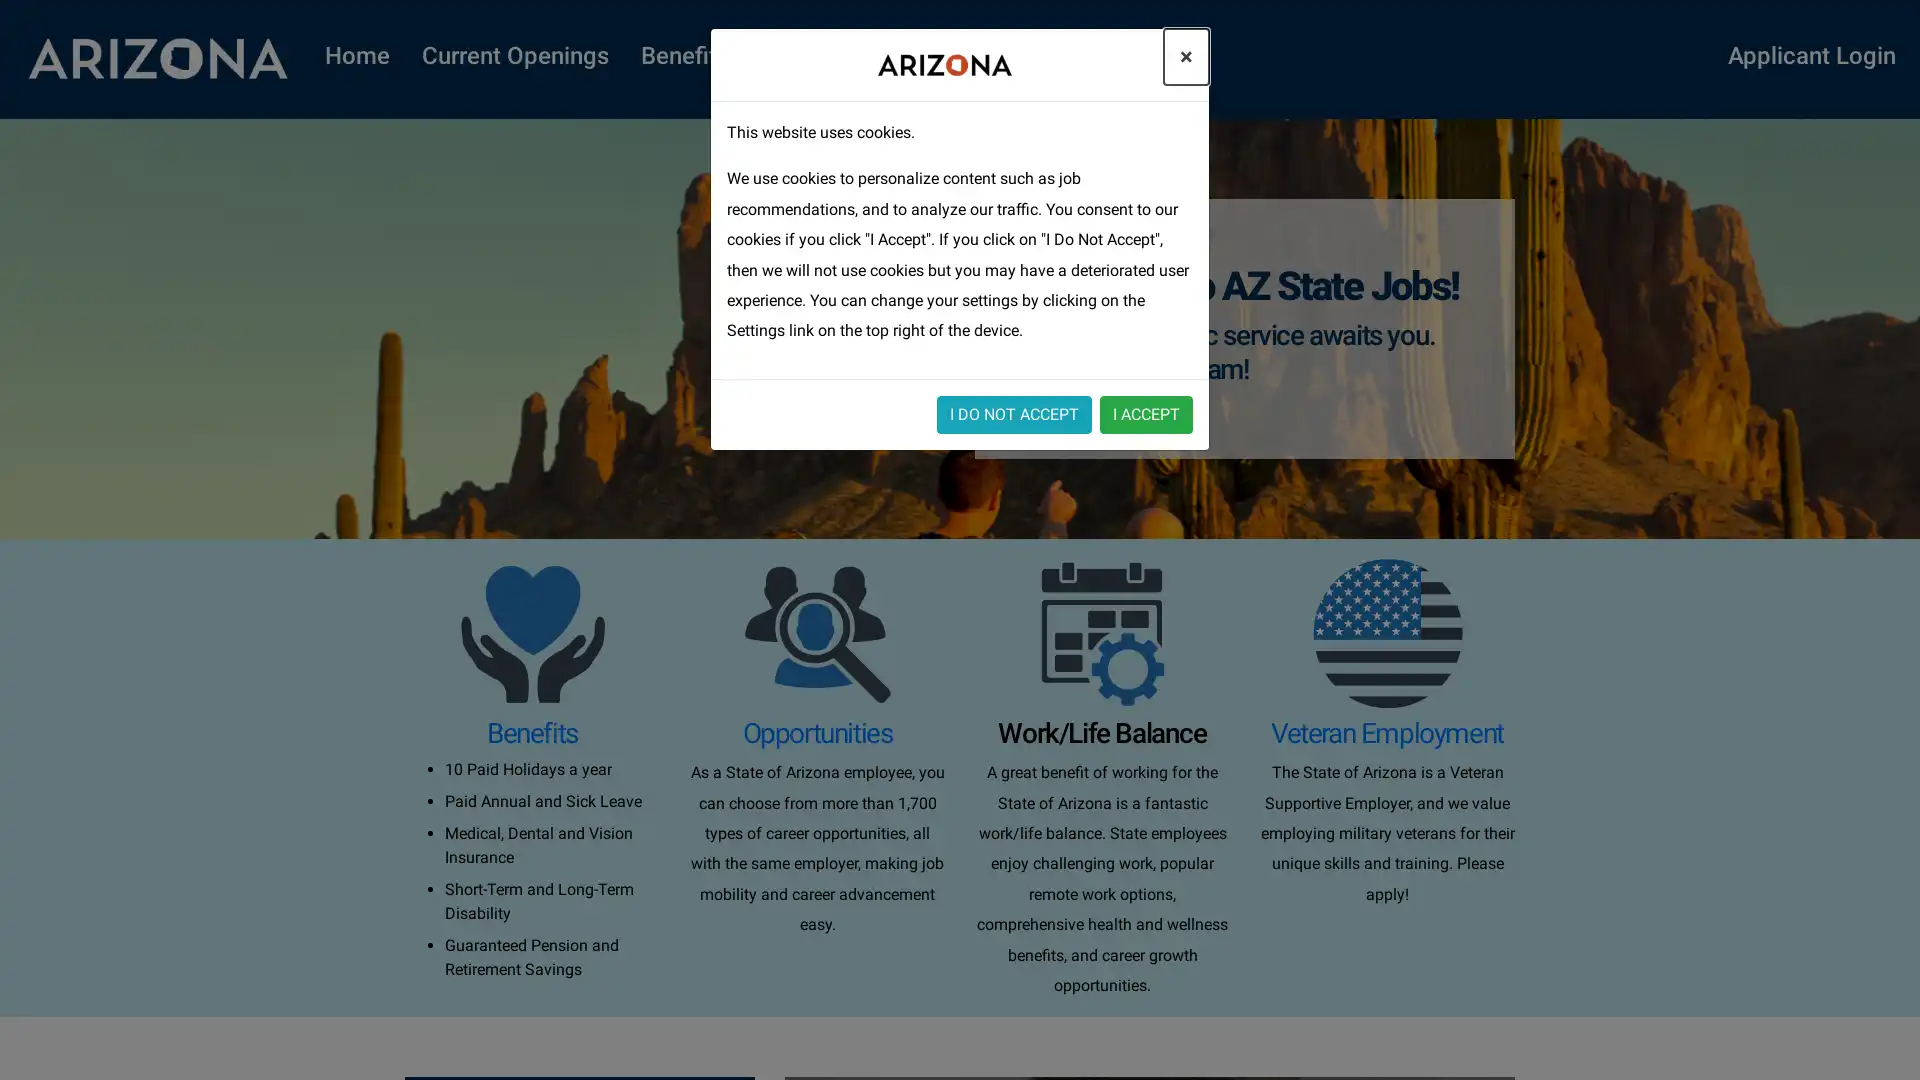 The height and width of the screenshot is (1080, 1920). What do you see at coordinates (1014, 412) in the screenshot?
I see `I DO NOT ACCEPT` at bounding box center [1014, 412].